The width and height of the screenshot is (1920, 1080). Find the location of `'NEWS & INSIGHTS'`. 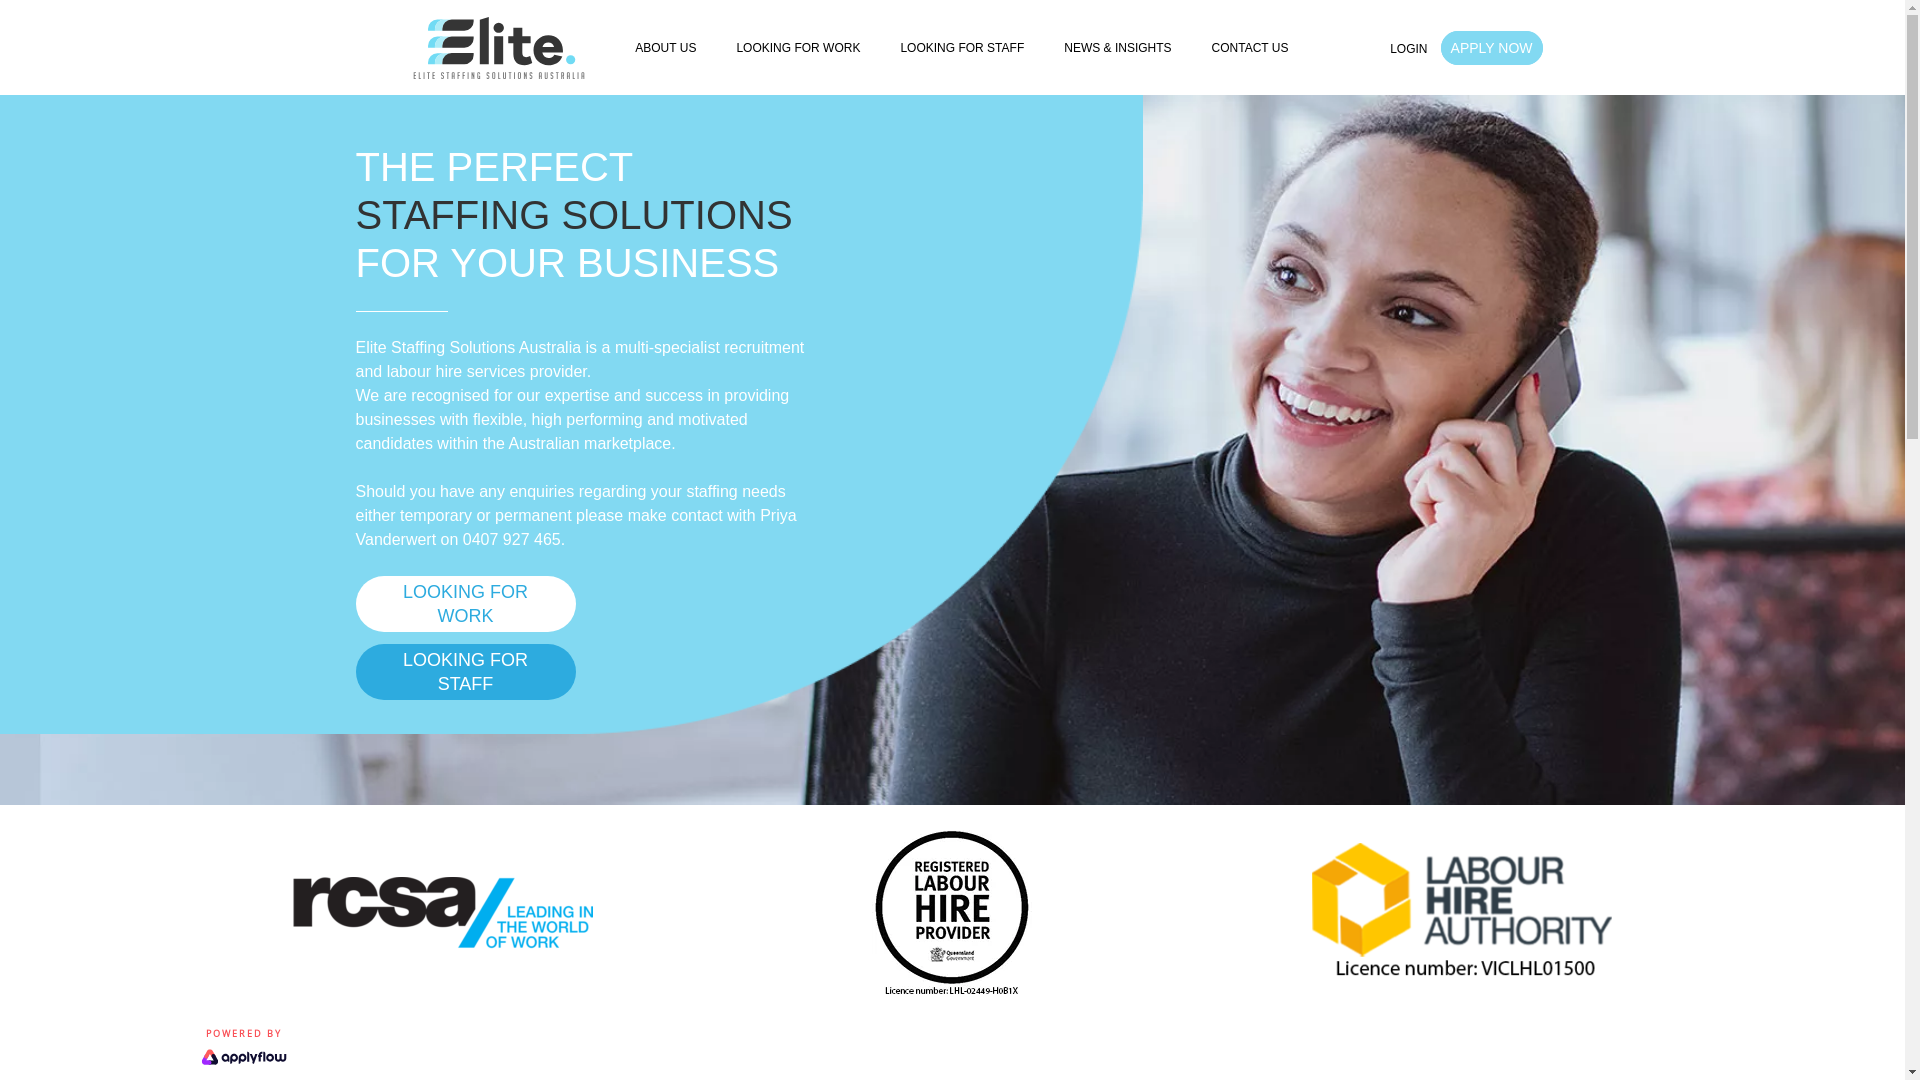

'NEWS & INSIGHTS' is located at coordinates (1116, 46).